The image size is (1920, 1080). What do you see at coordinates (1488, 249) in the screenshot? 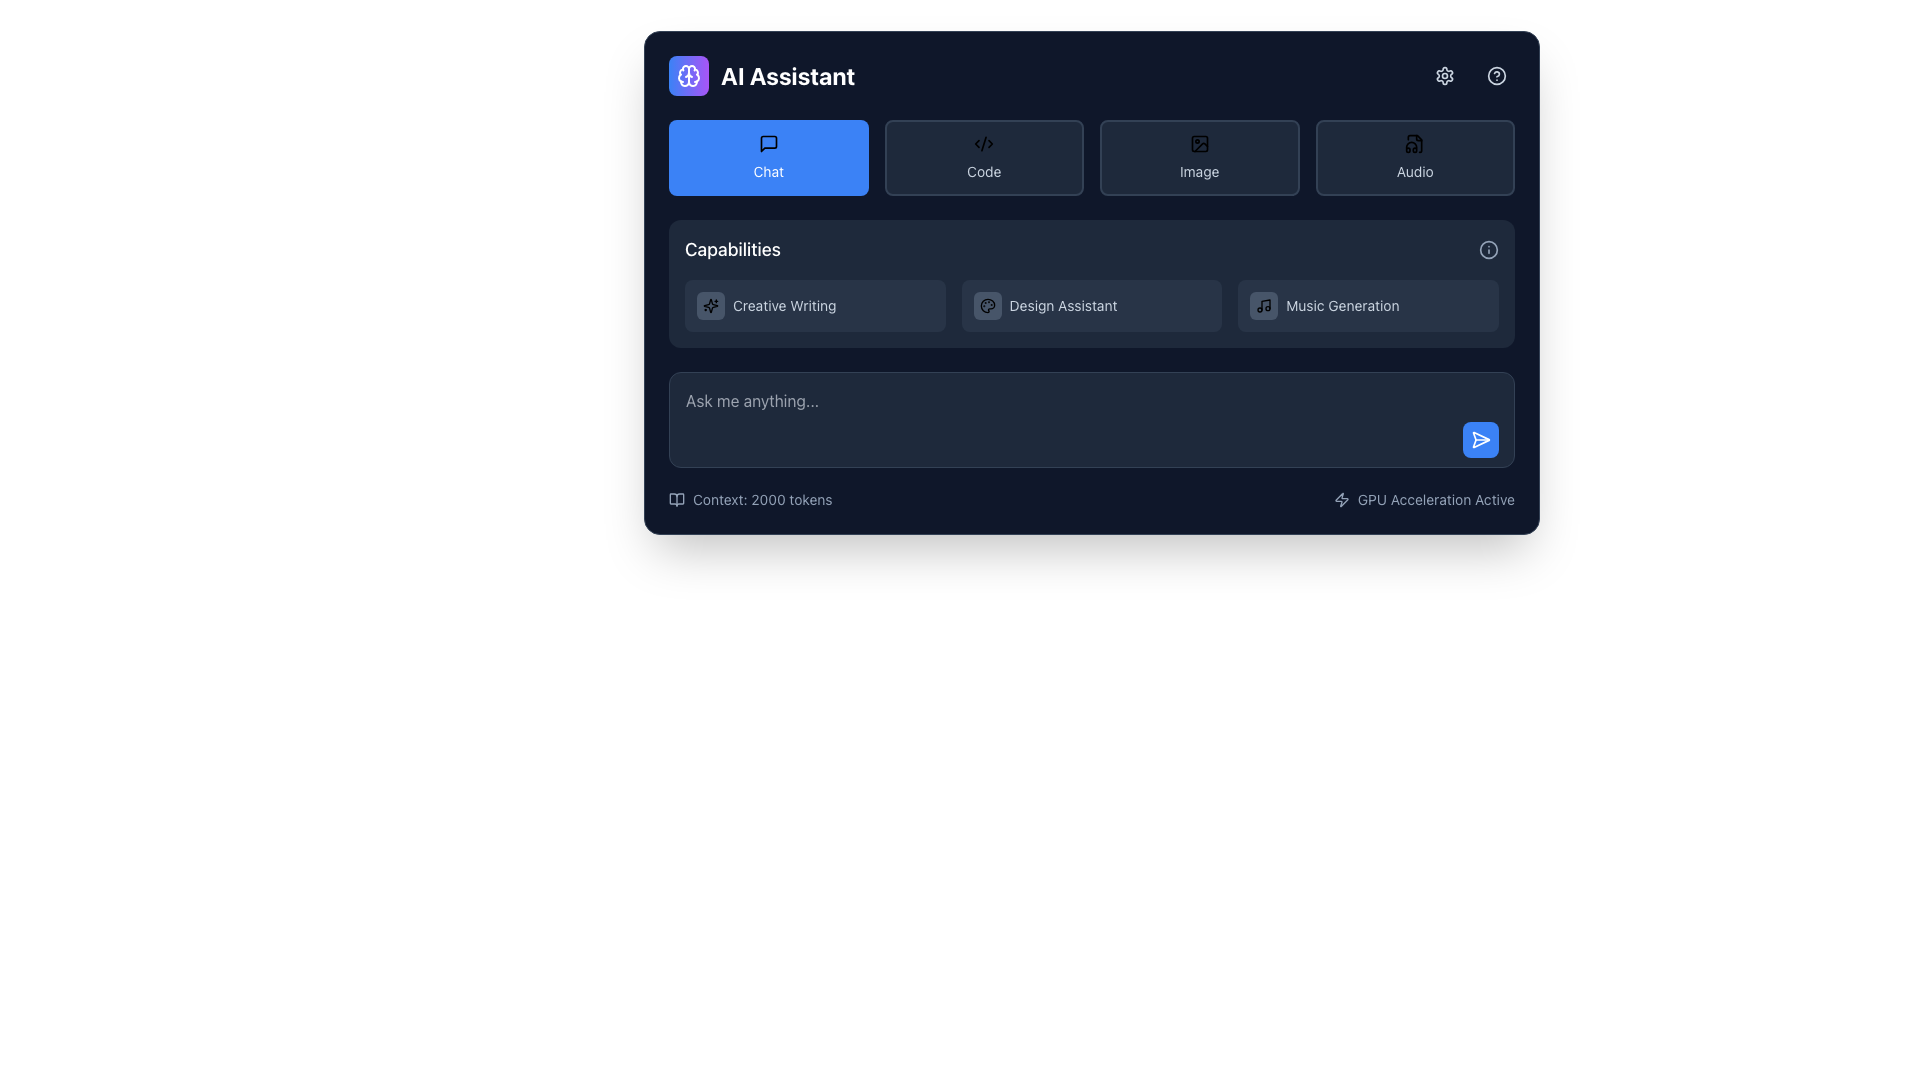
I see `the informational icon located at the top right of the 'Capabilities' section, following the text 'Capabilities'` at bounding box center [1488, 249].